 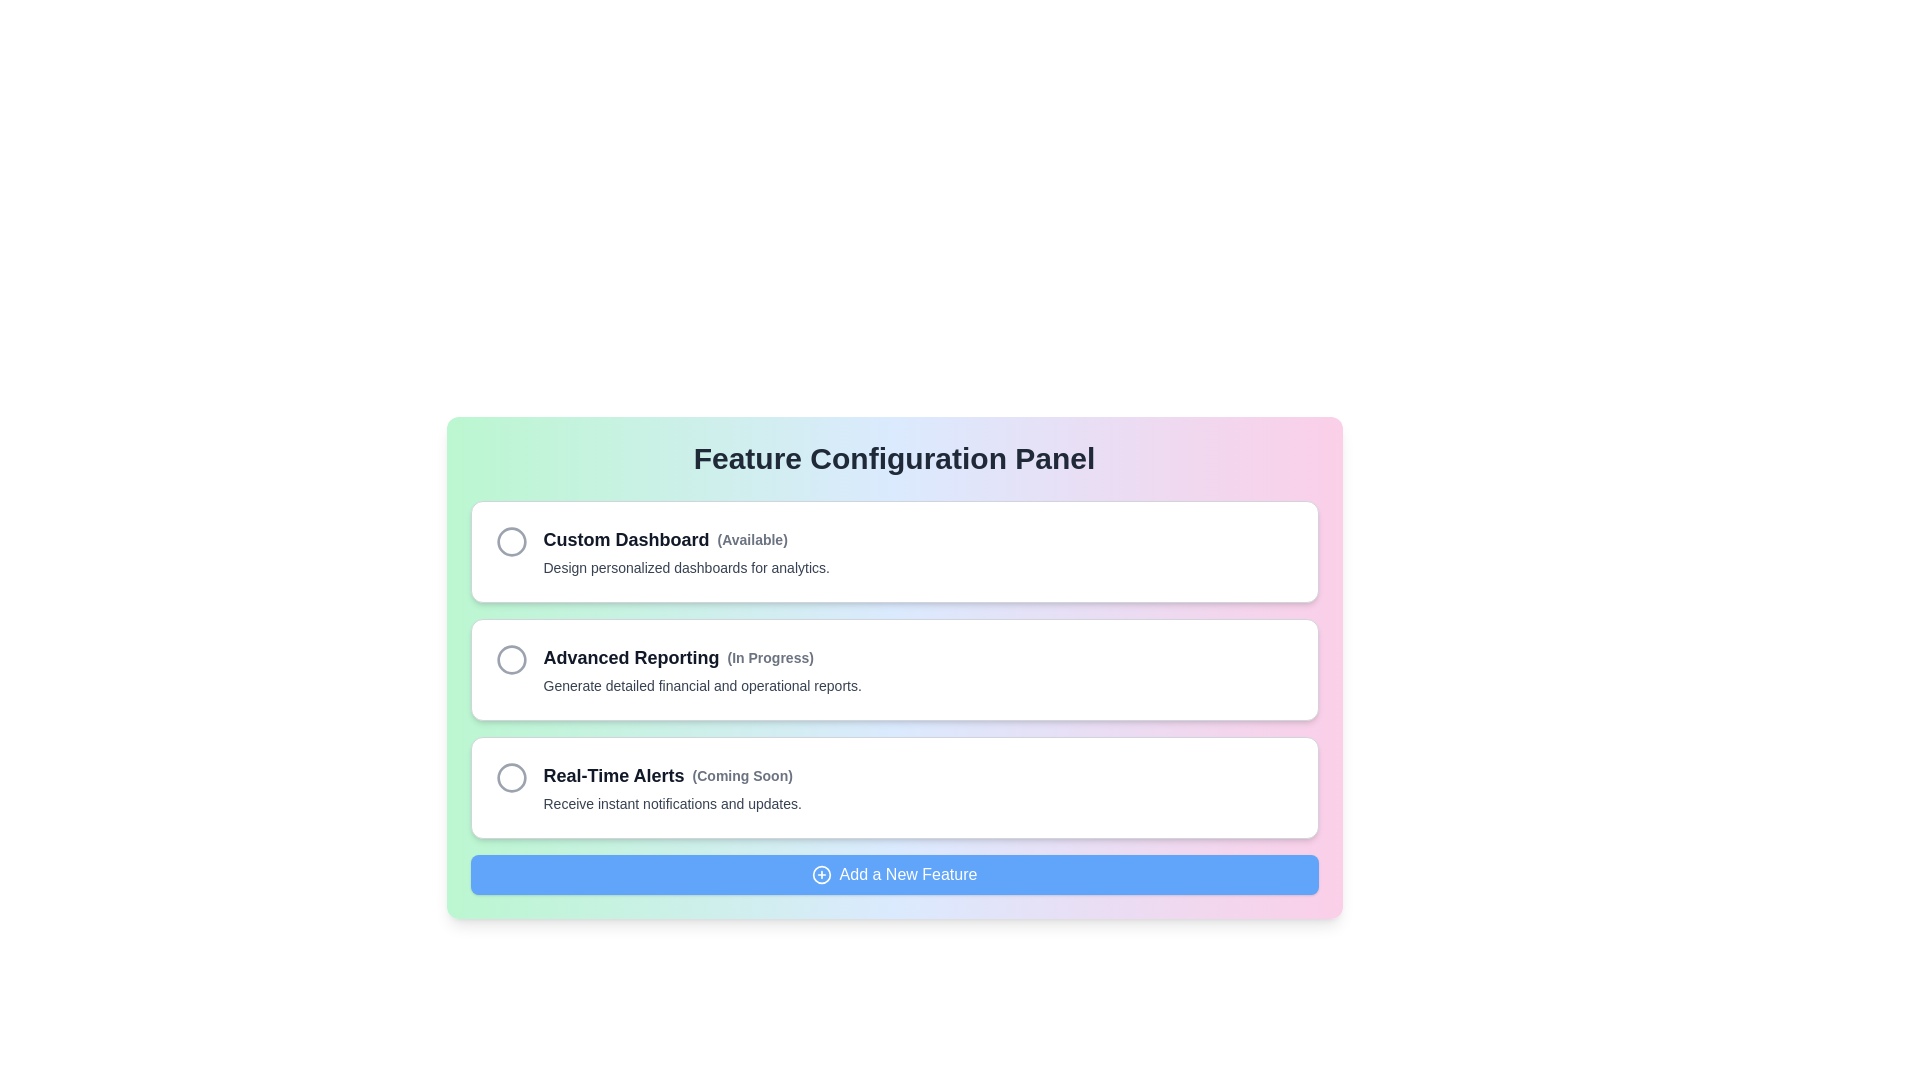 What do you see at coordinates (625, 540) in the screenshot?
I see `the 'Custom Dashboard' text label, which is a bold and large textual element located at the top of the 'Feature Configuration Panel'` at bounding box center [625, 540].